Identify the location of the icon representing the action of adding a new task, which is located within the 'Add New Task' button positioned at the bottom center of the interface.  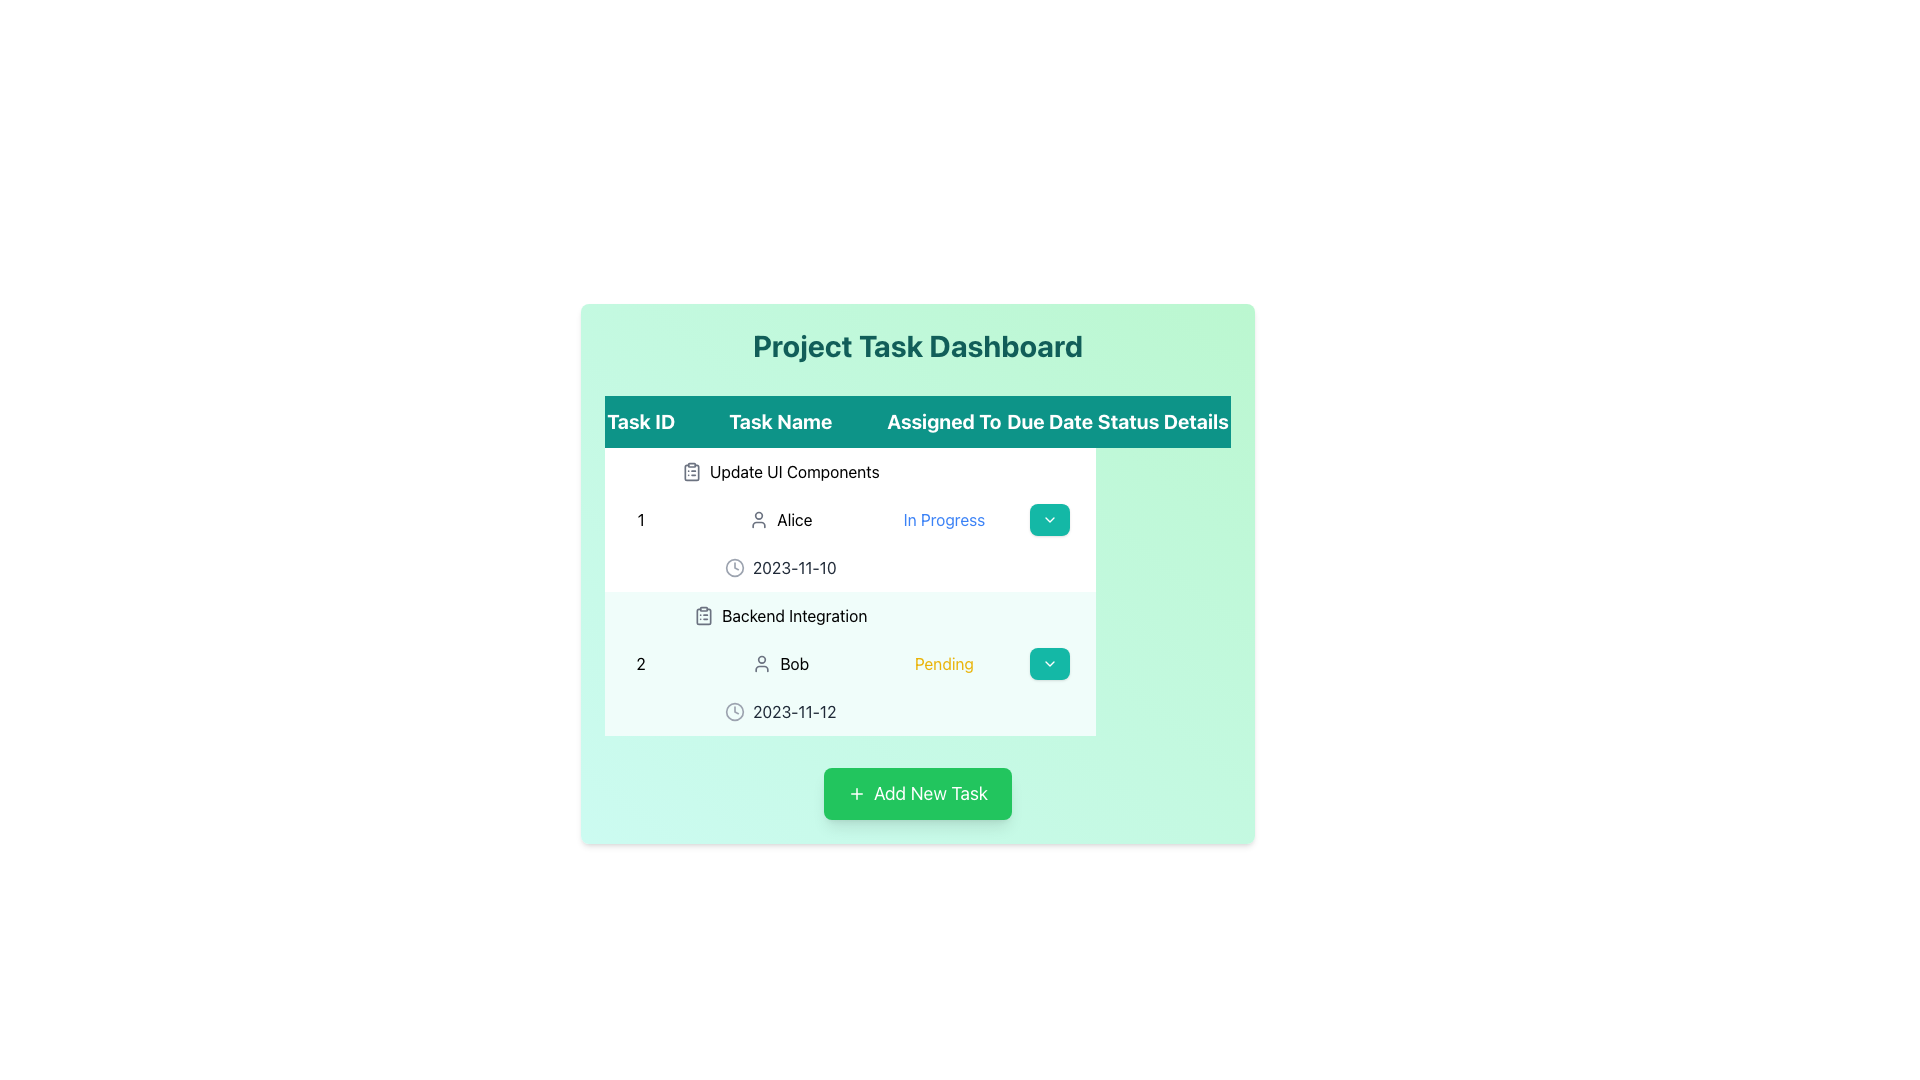
(856, 793).